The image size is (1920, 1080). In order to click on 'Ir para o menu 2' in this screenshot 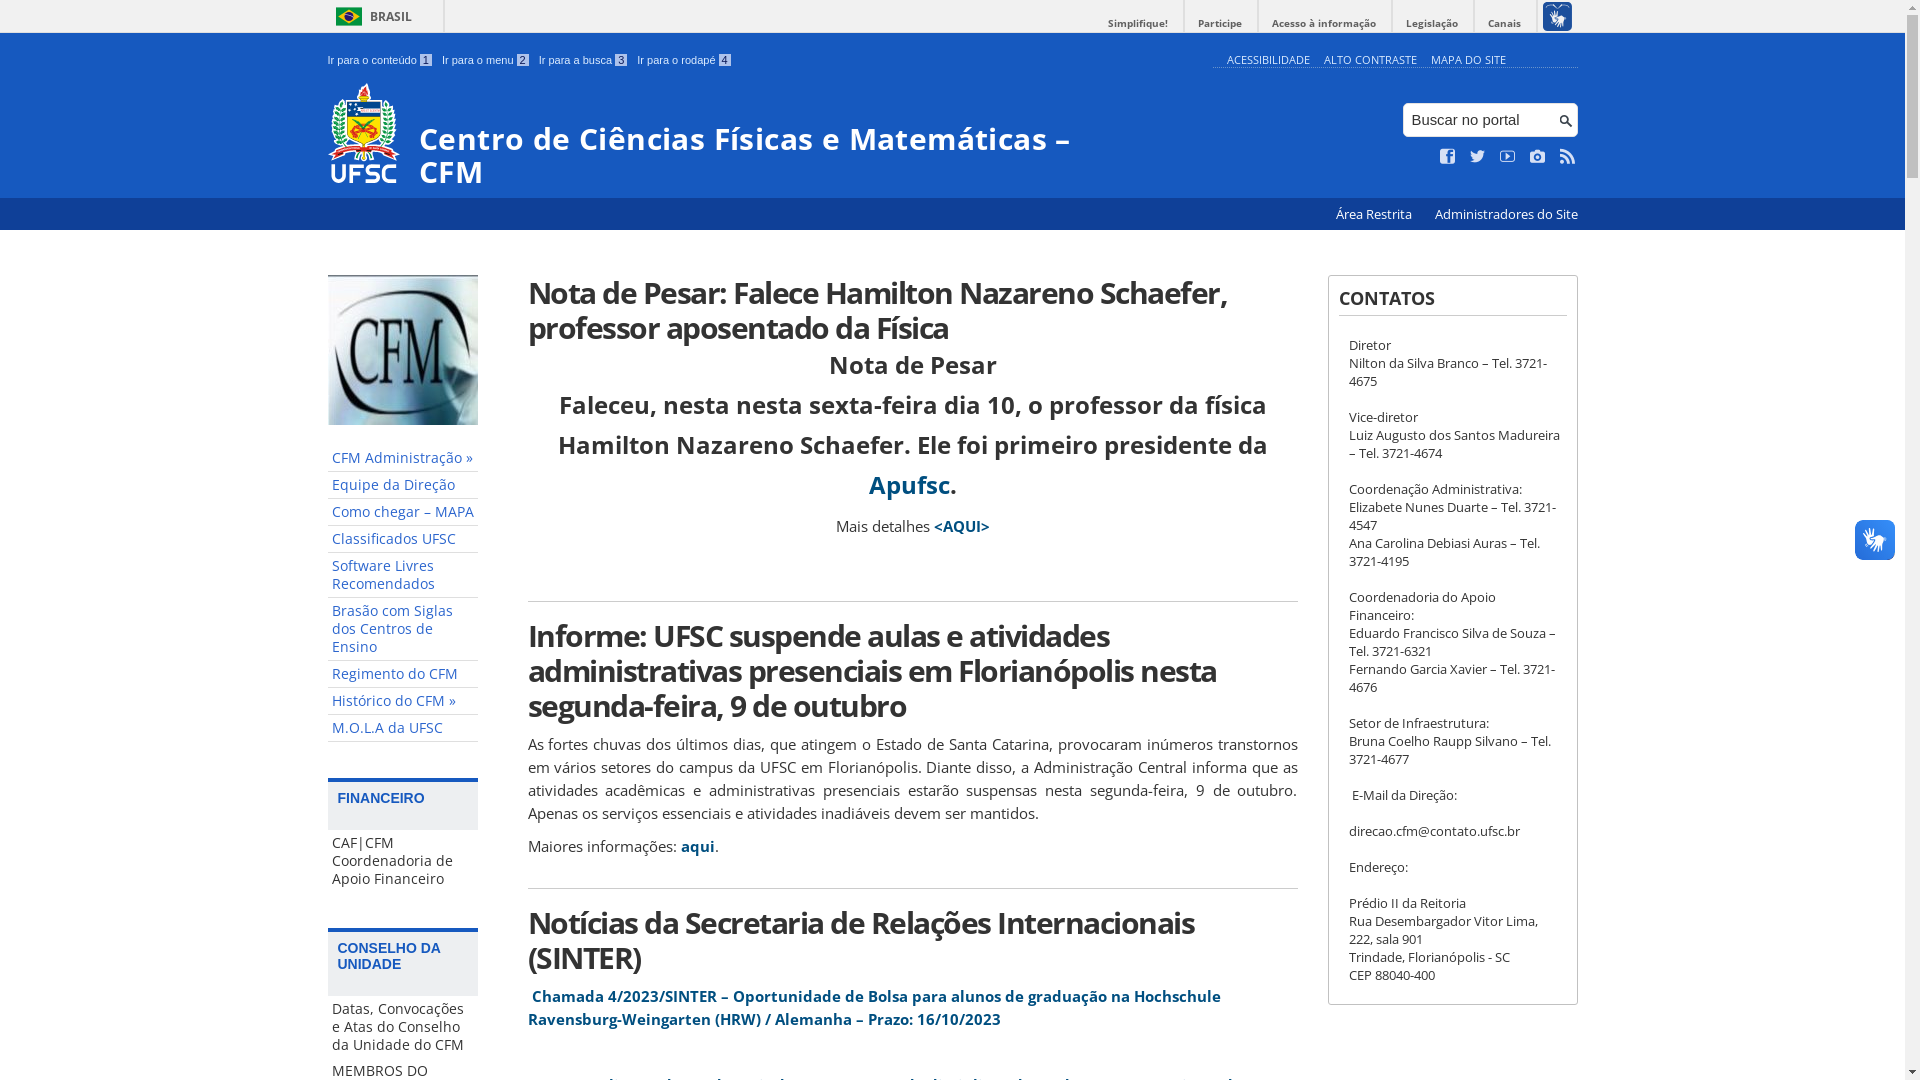, I will do `click(485, 59)`.